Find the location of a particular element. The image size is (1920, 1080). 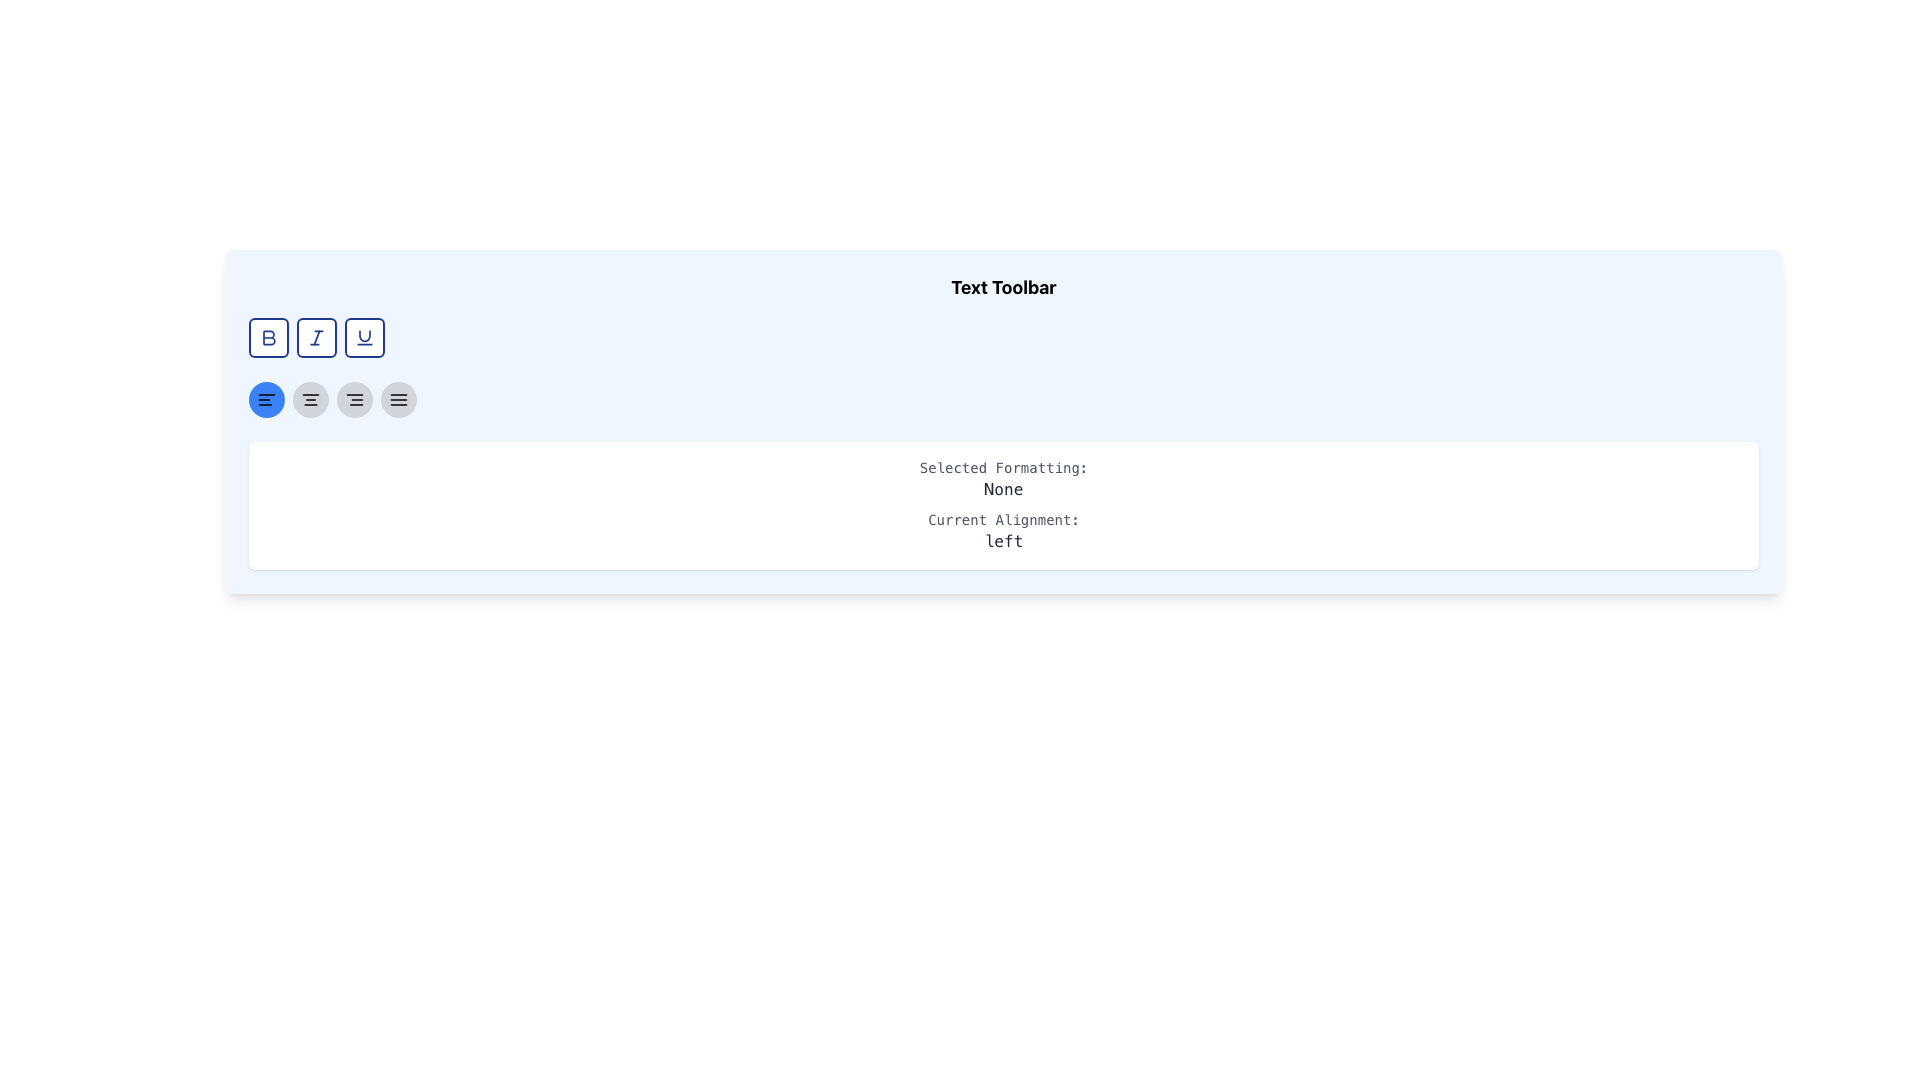

the first alignment button located below the text styling buttons in the toolbar to align text to the left is located at coordinates (266, 400).